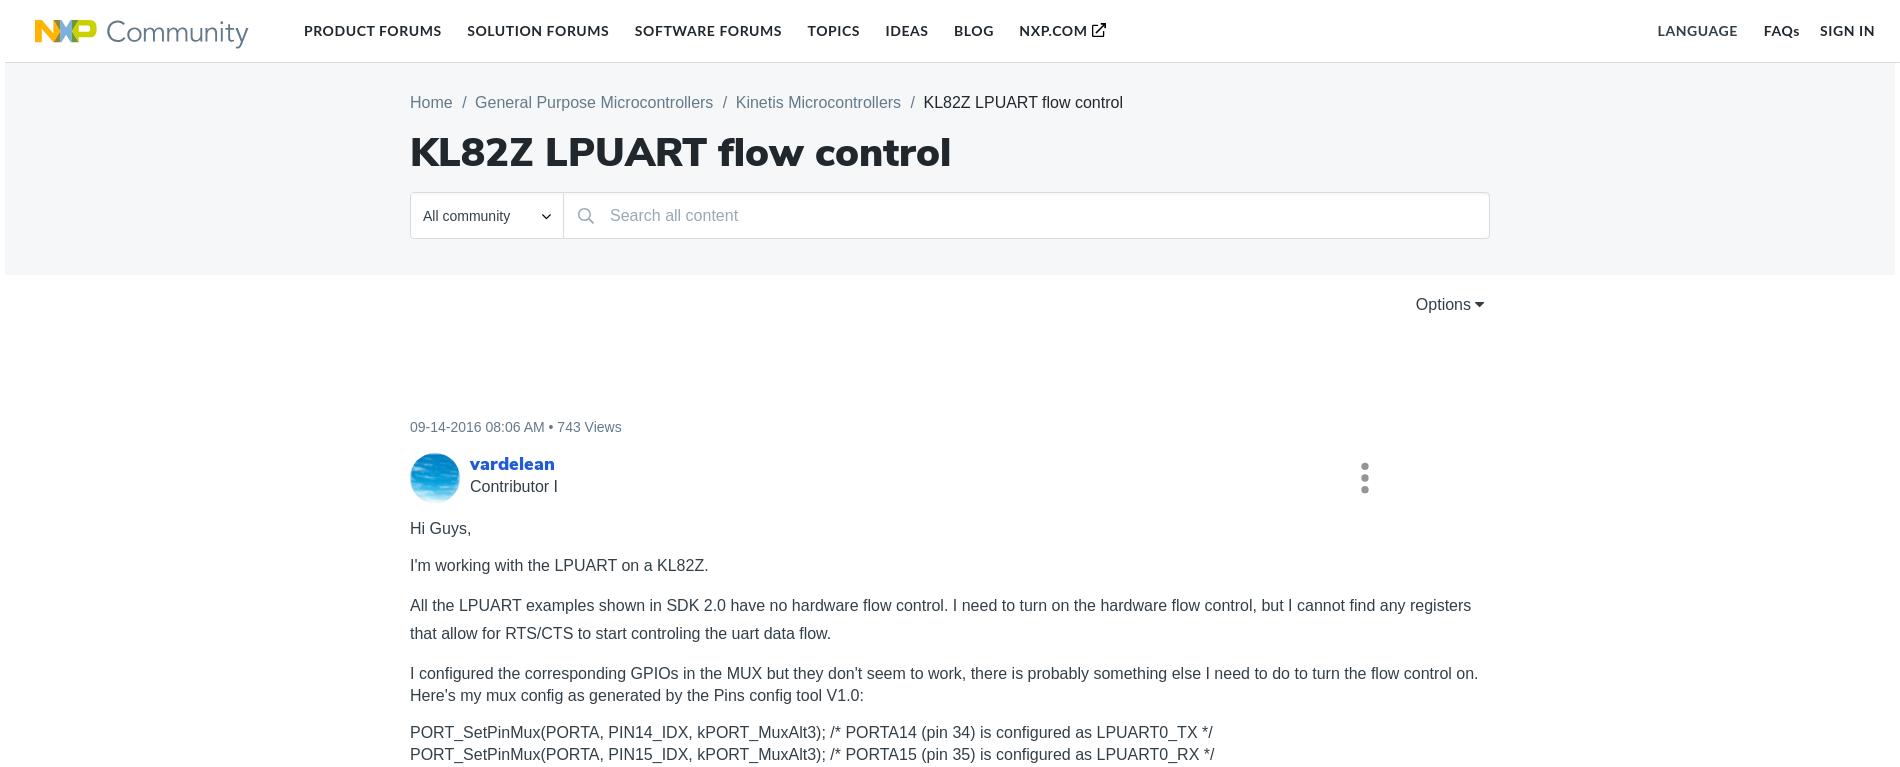  Describe the element at coordinates (832, 29) in the screenshot. I see `'Topics'` at that location.